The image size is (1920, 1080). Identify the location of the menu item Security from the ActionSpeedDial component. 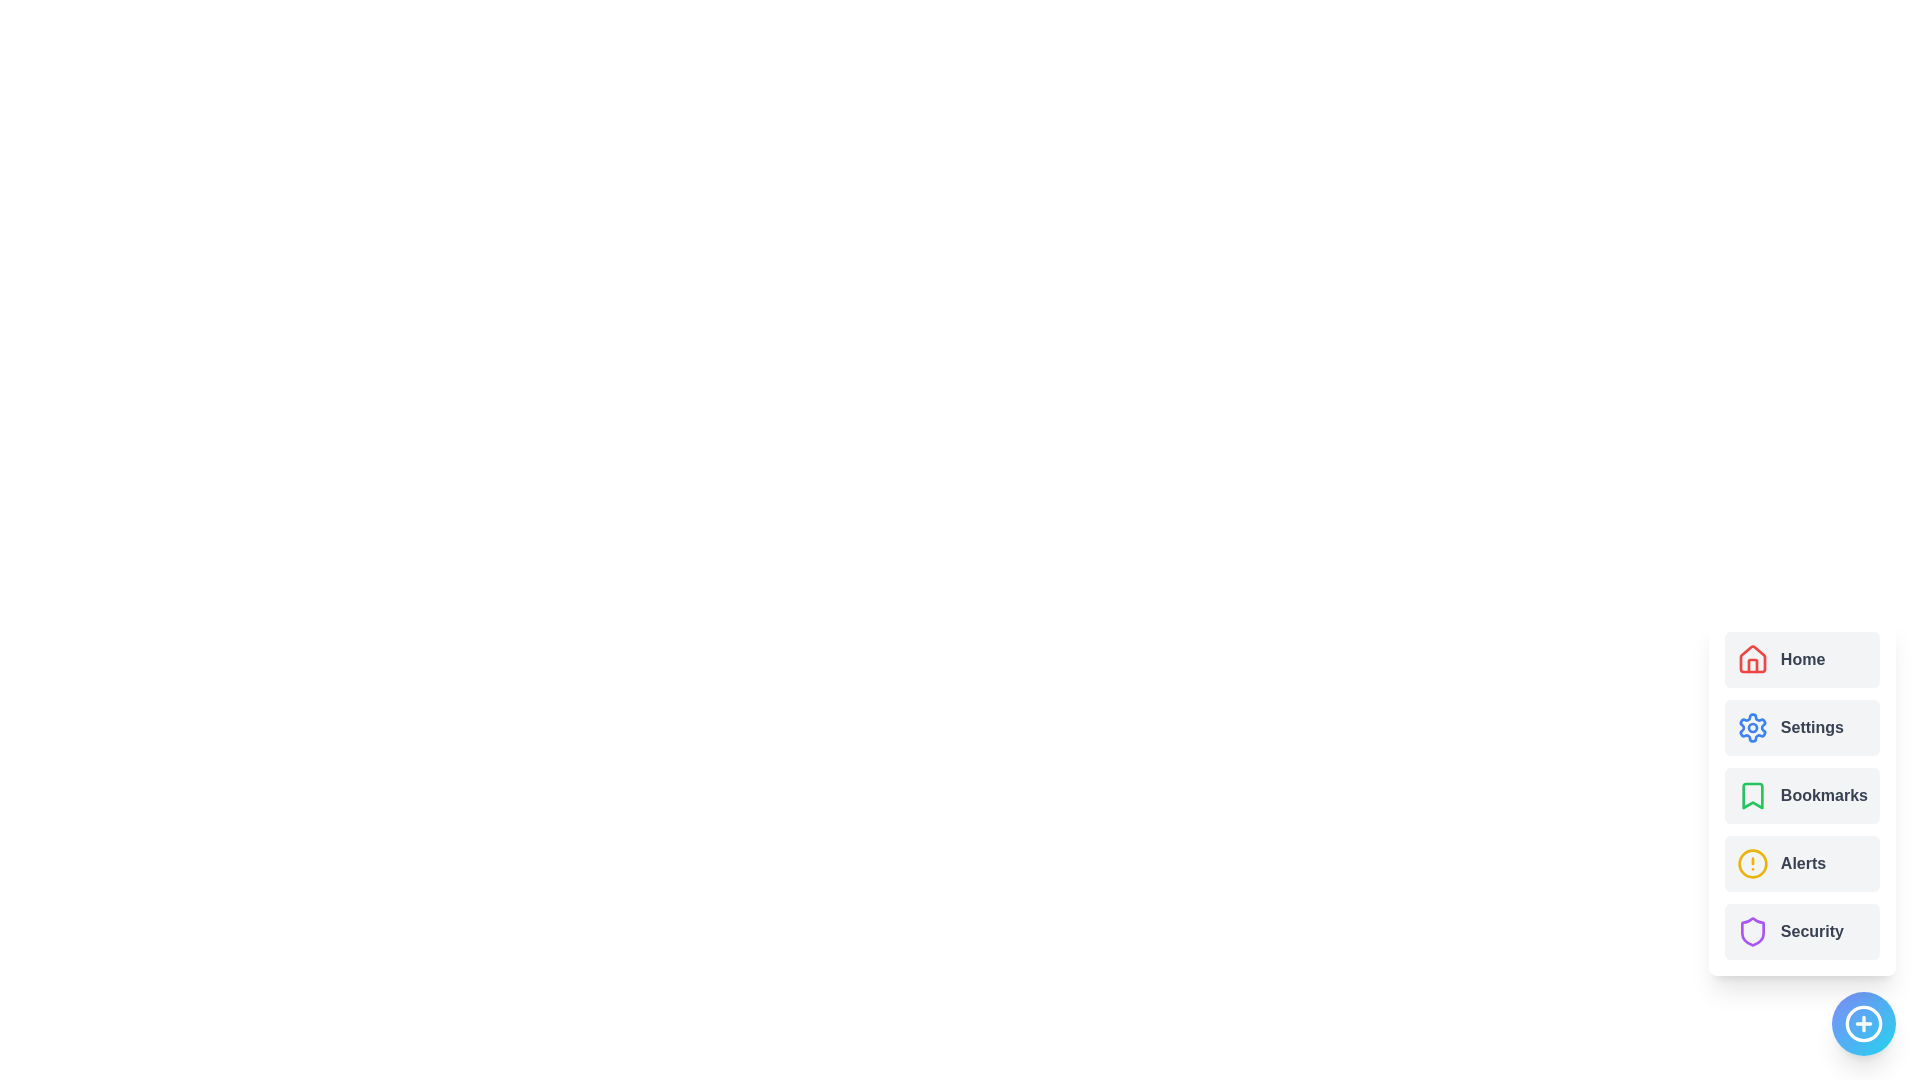
(1801, 932).